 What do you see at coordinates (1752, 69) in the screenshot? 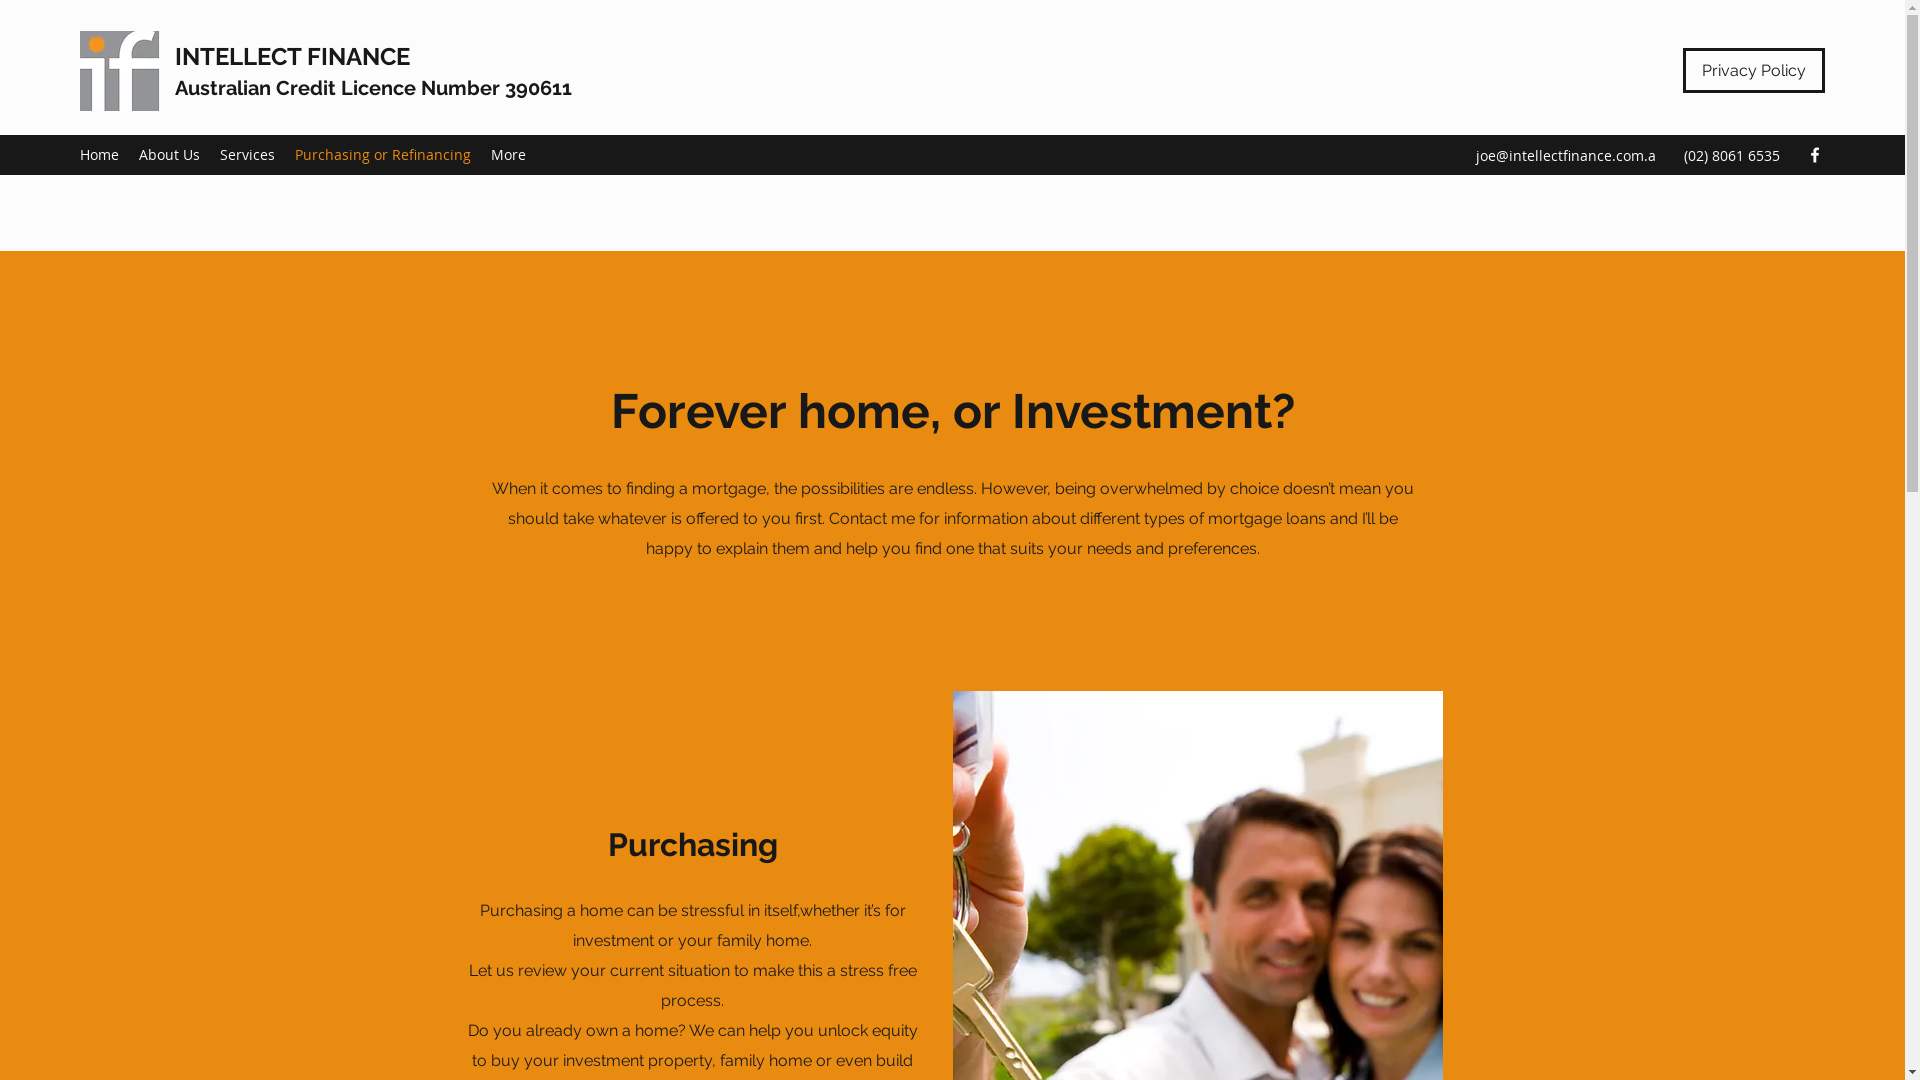
I see `'Privacy Policy'` at bounding box center [1752, 69].